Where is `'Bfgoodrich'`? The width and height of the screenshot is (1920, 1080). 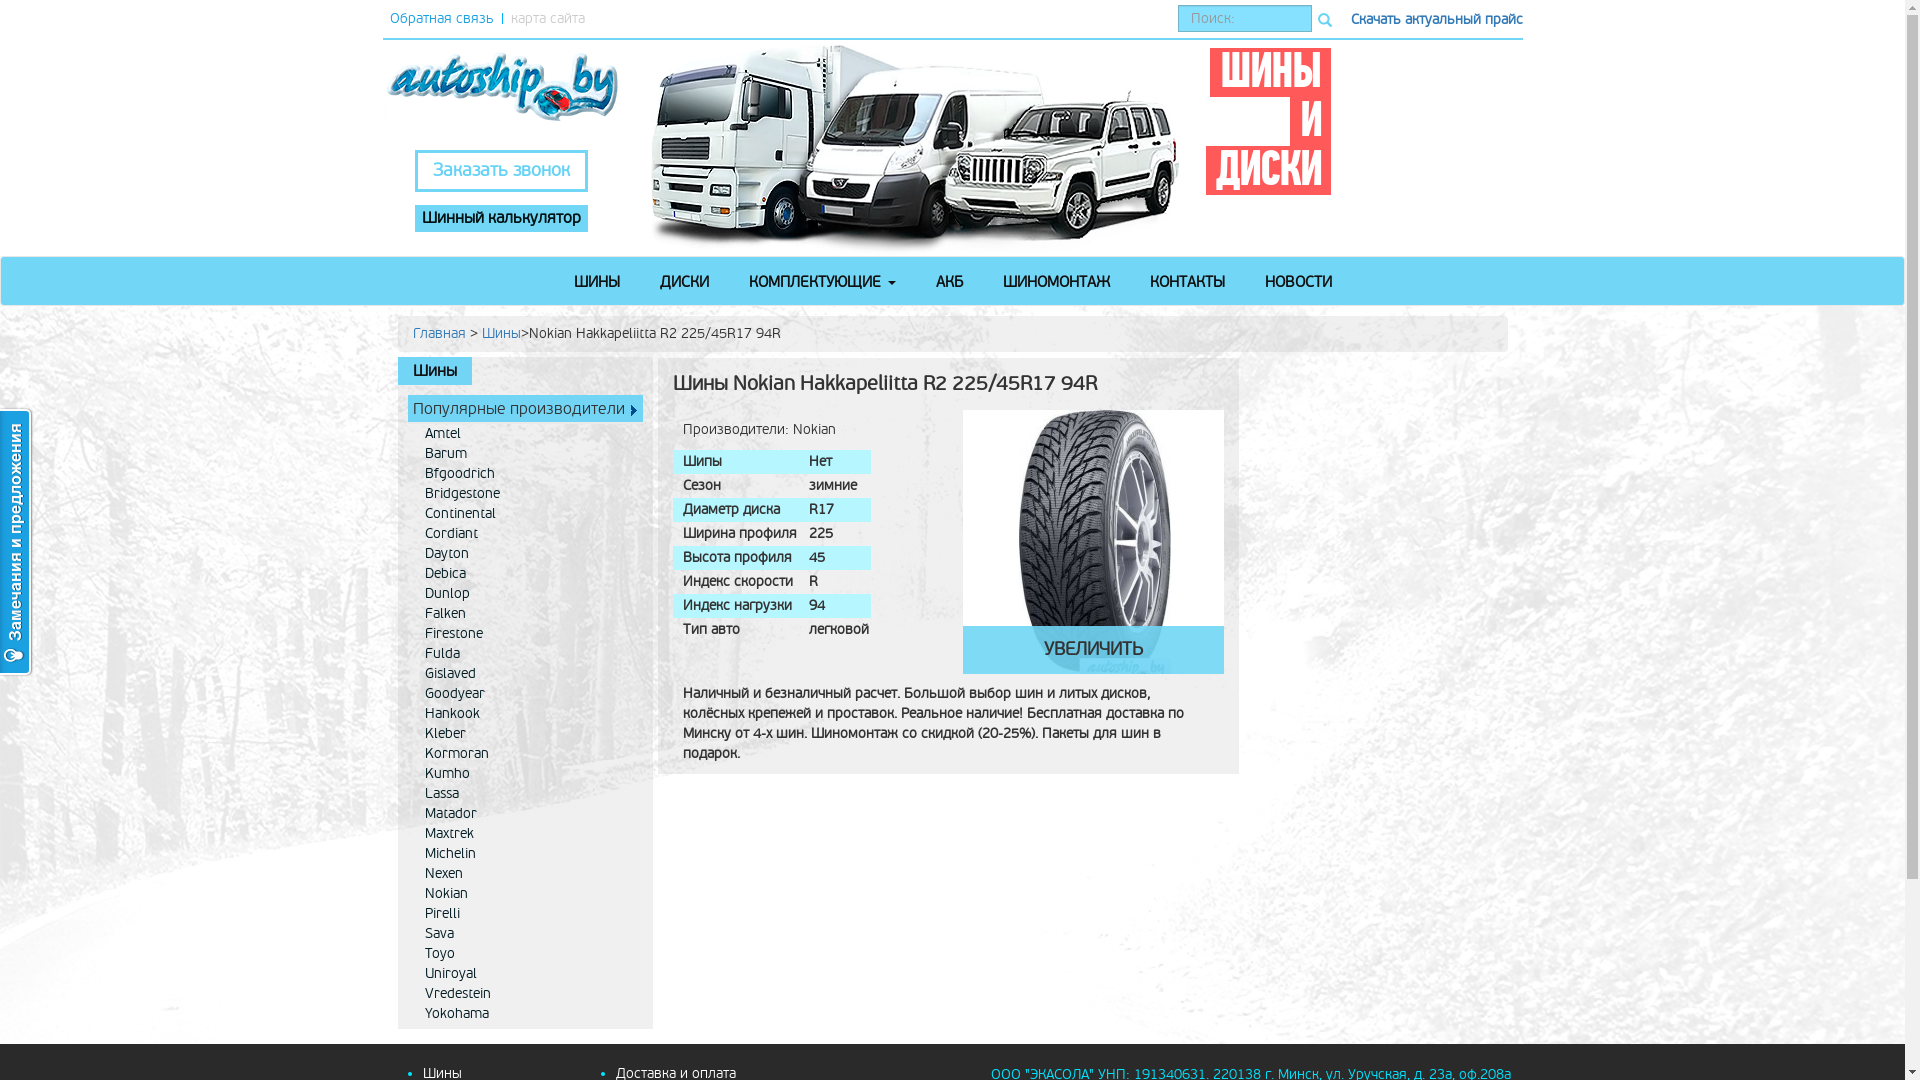
'Bfgoodrich' is located at coordinates (528, 474).